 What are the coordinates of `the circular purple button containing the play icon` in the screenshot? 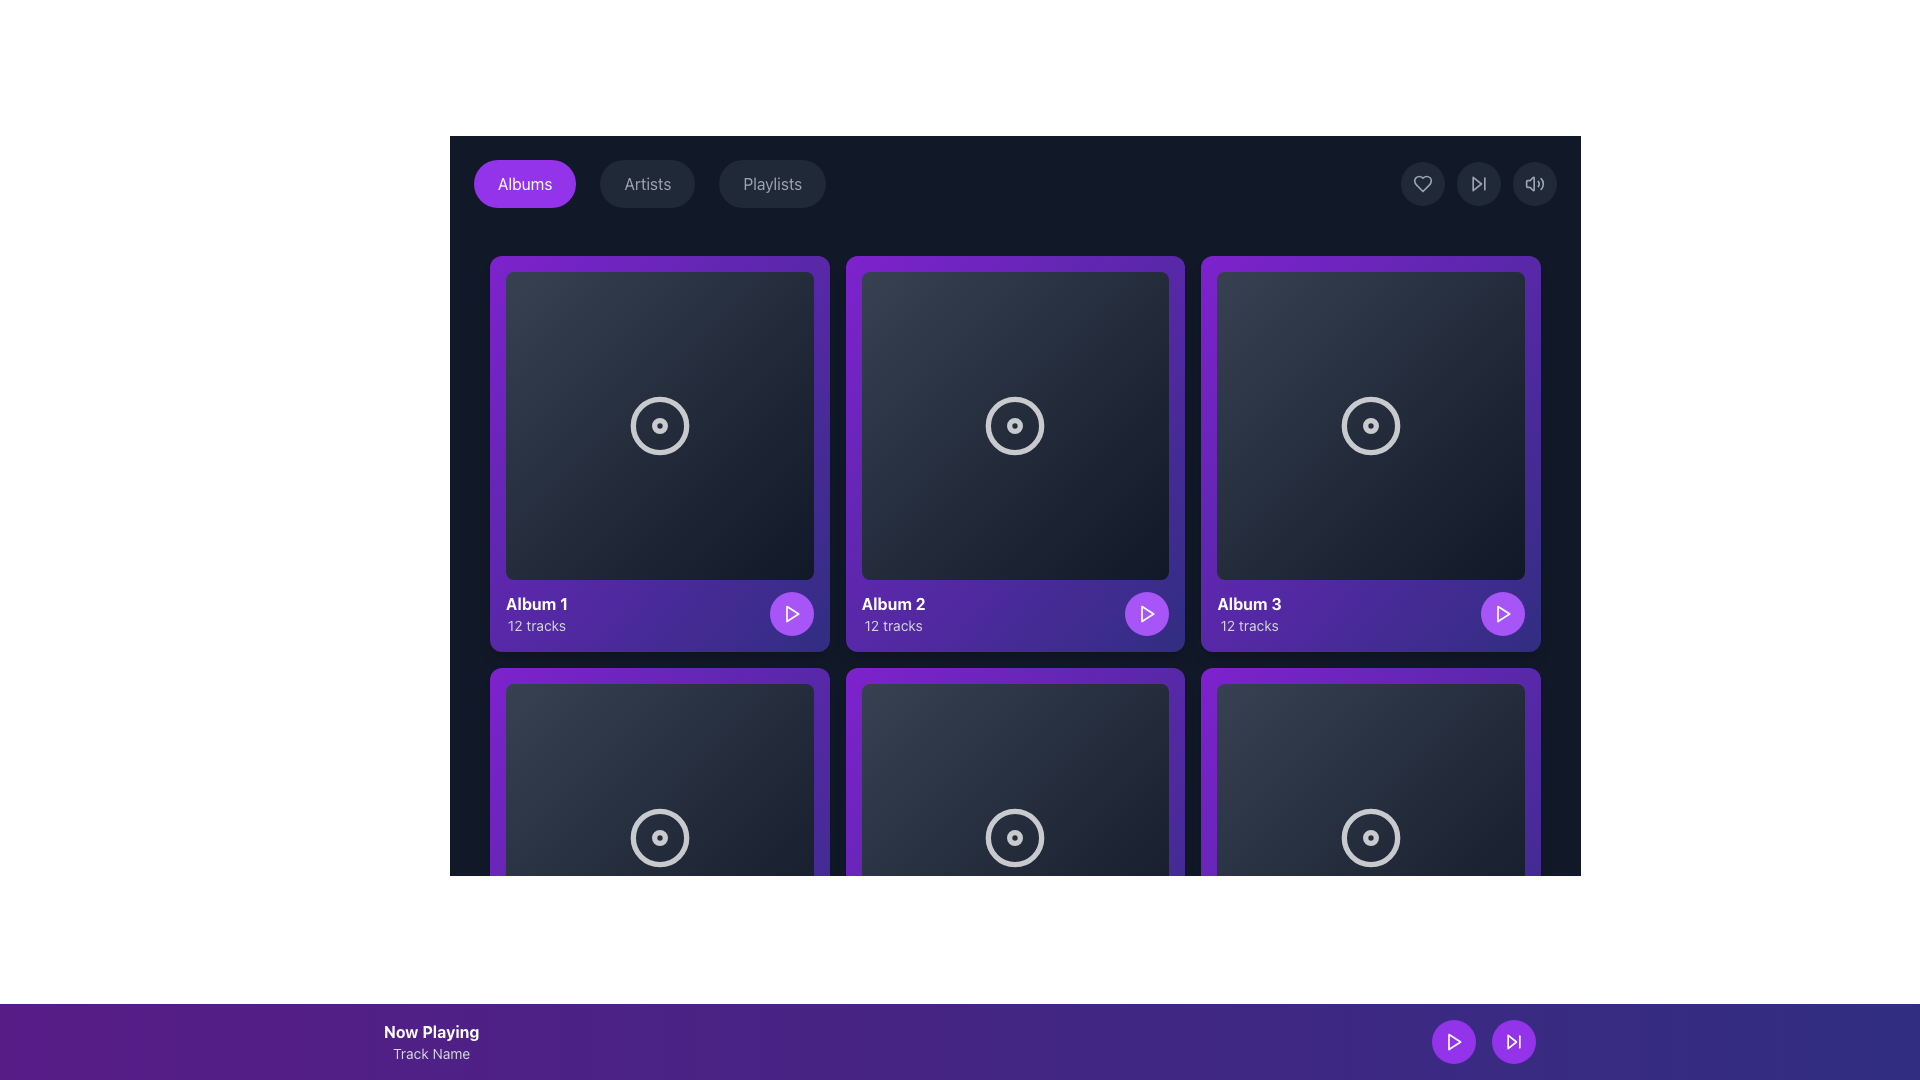 It's located at (790, 1025).